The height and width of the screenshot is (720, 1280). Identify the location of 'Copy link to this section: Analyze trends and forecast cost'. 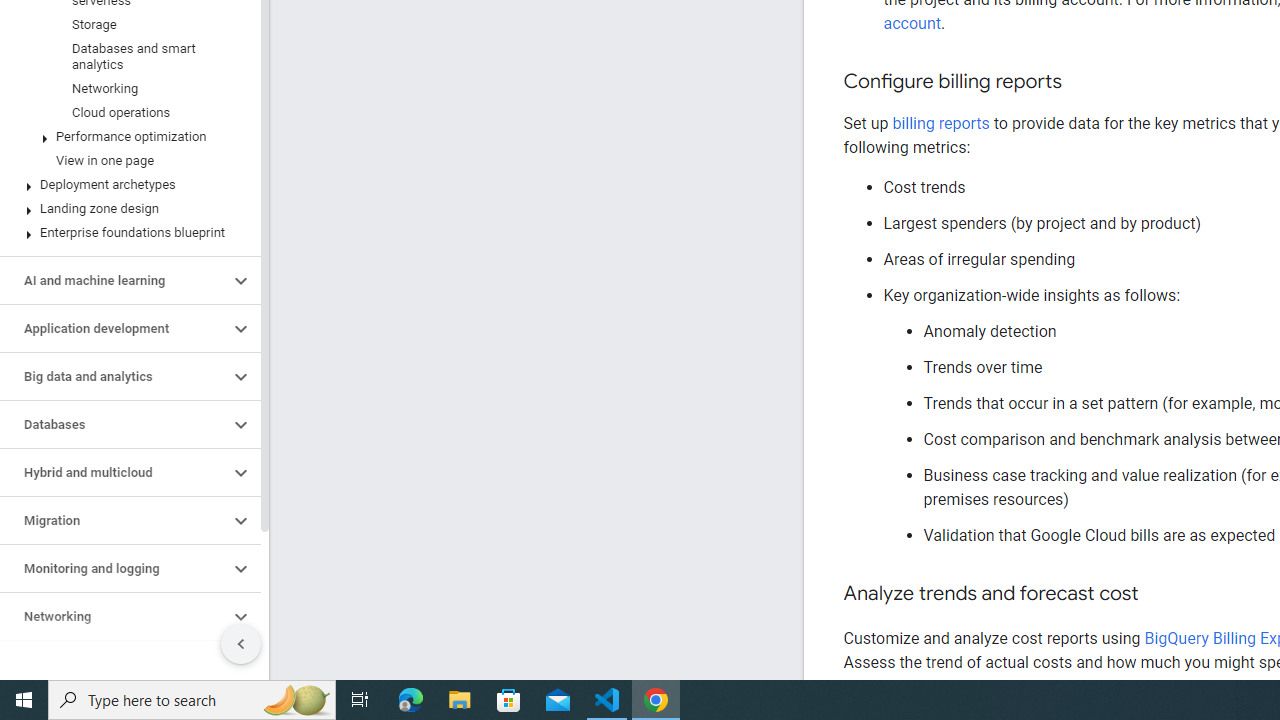
(1158, 593).